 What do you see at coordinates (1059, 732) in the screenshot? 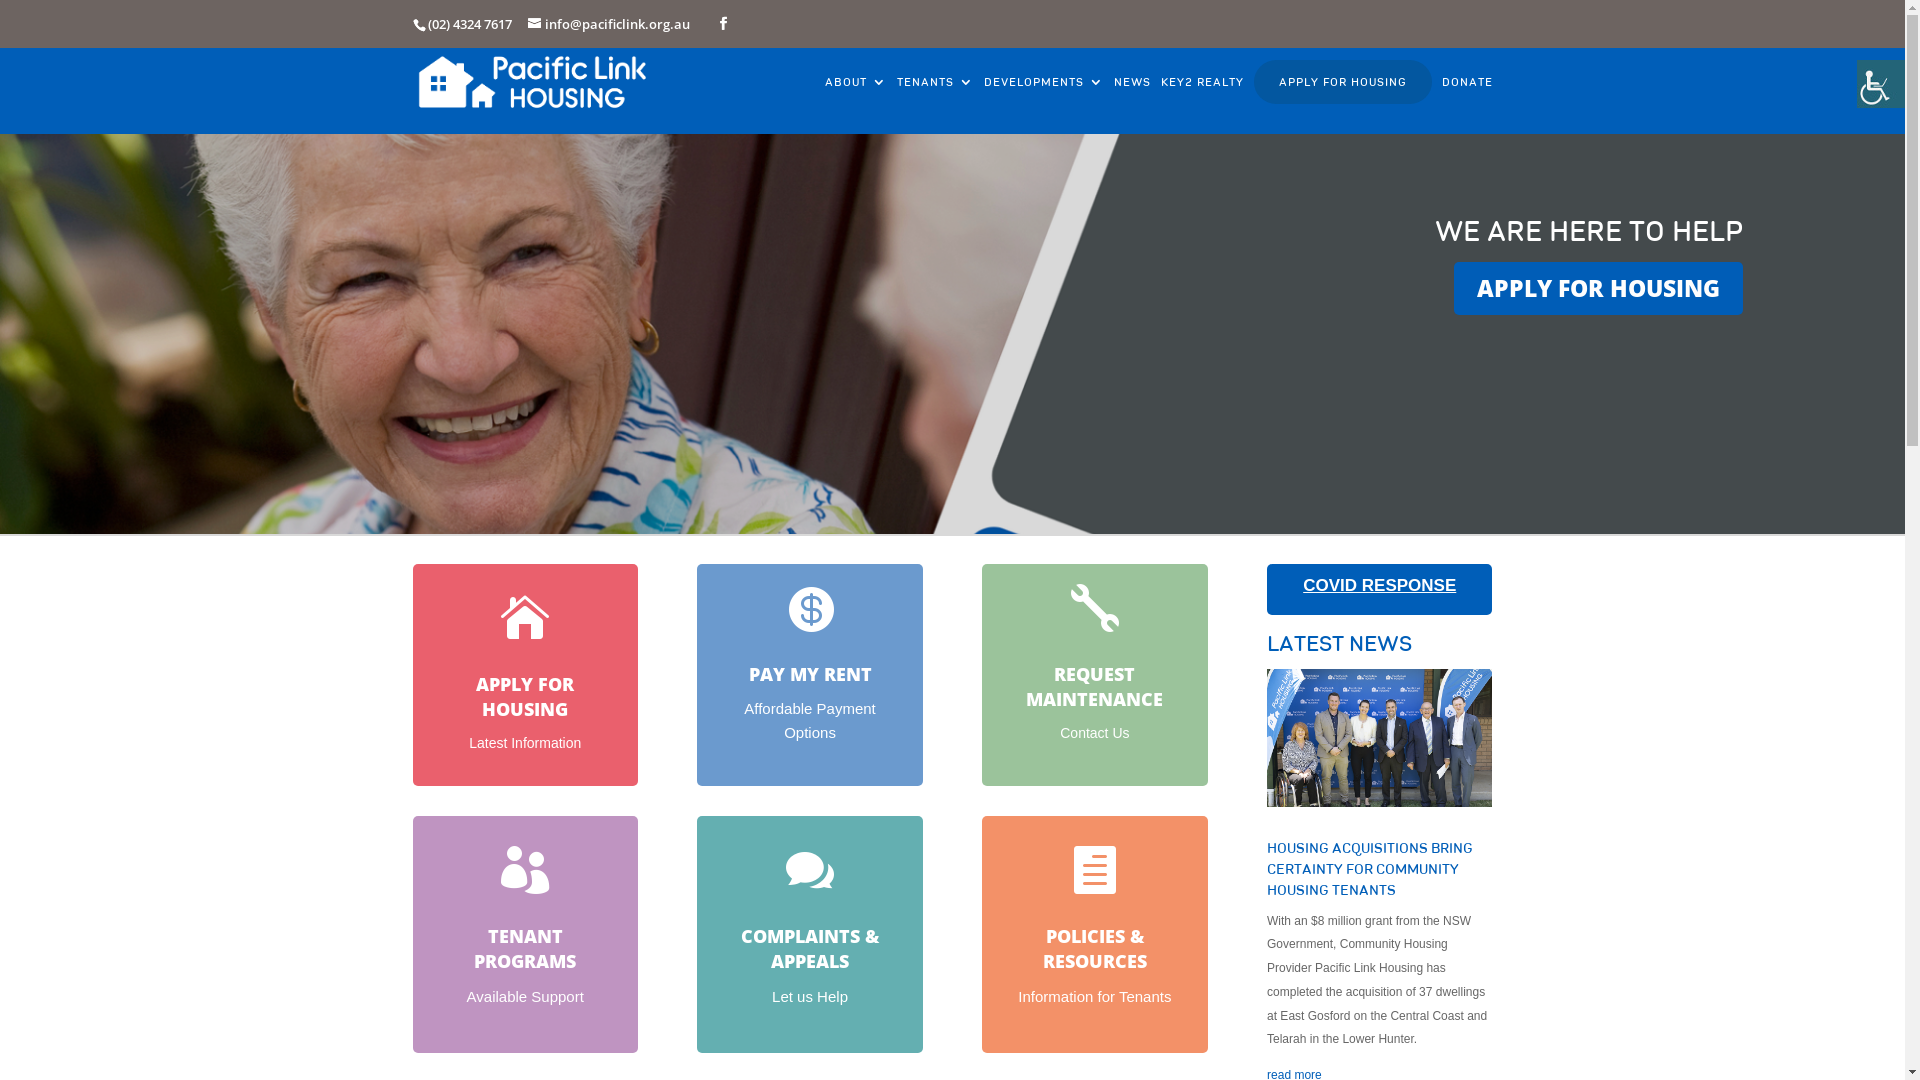
I see `'Contact Us'` at bounding box center [1059, 732].